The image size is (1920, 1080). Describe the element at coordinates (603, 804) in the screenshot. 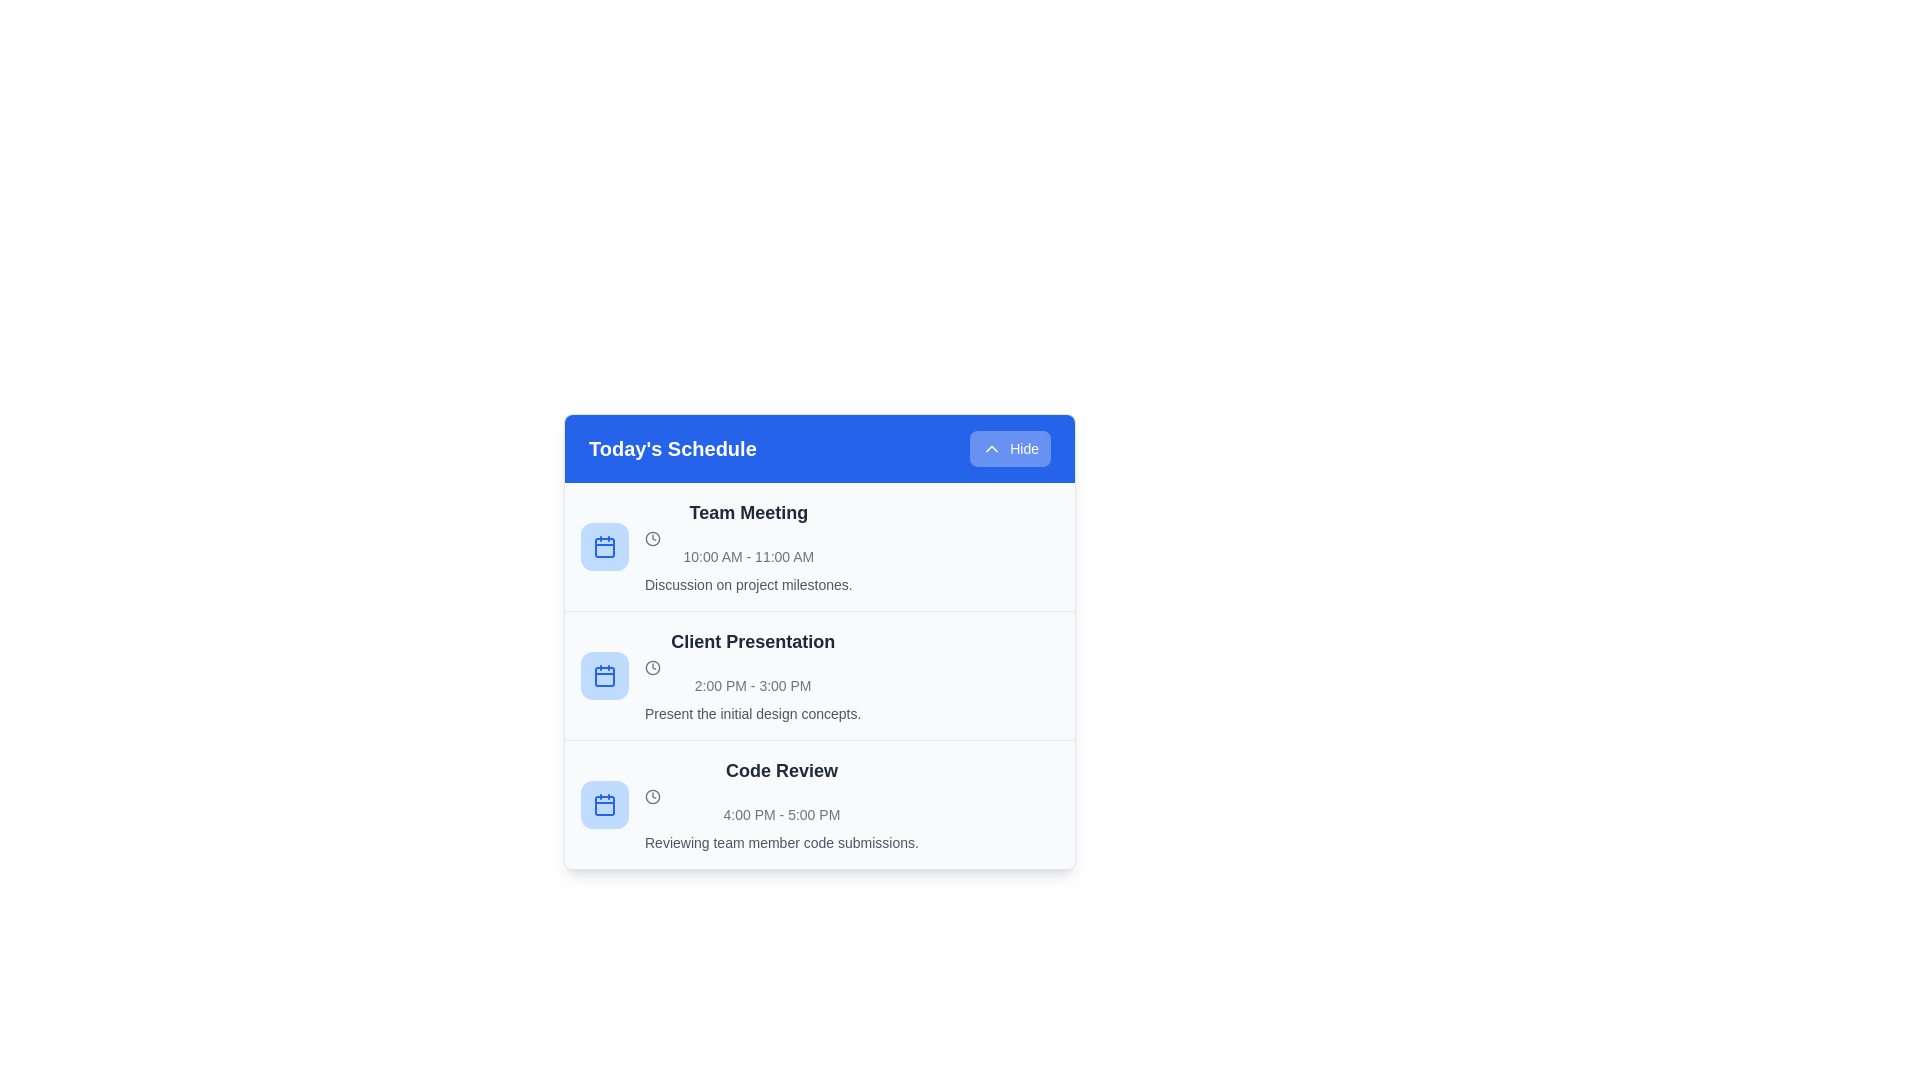

I see `the iconic graphical element representing the event titled 'Code Review'` at that location.